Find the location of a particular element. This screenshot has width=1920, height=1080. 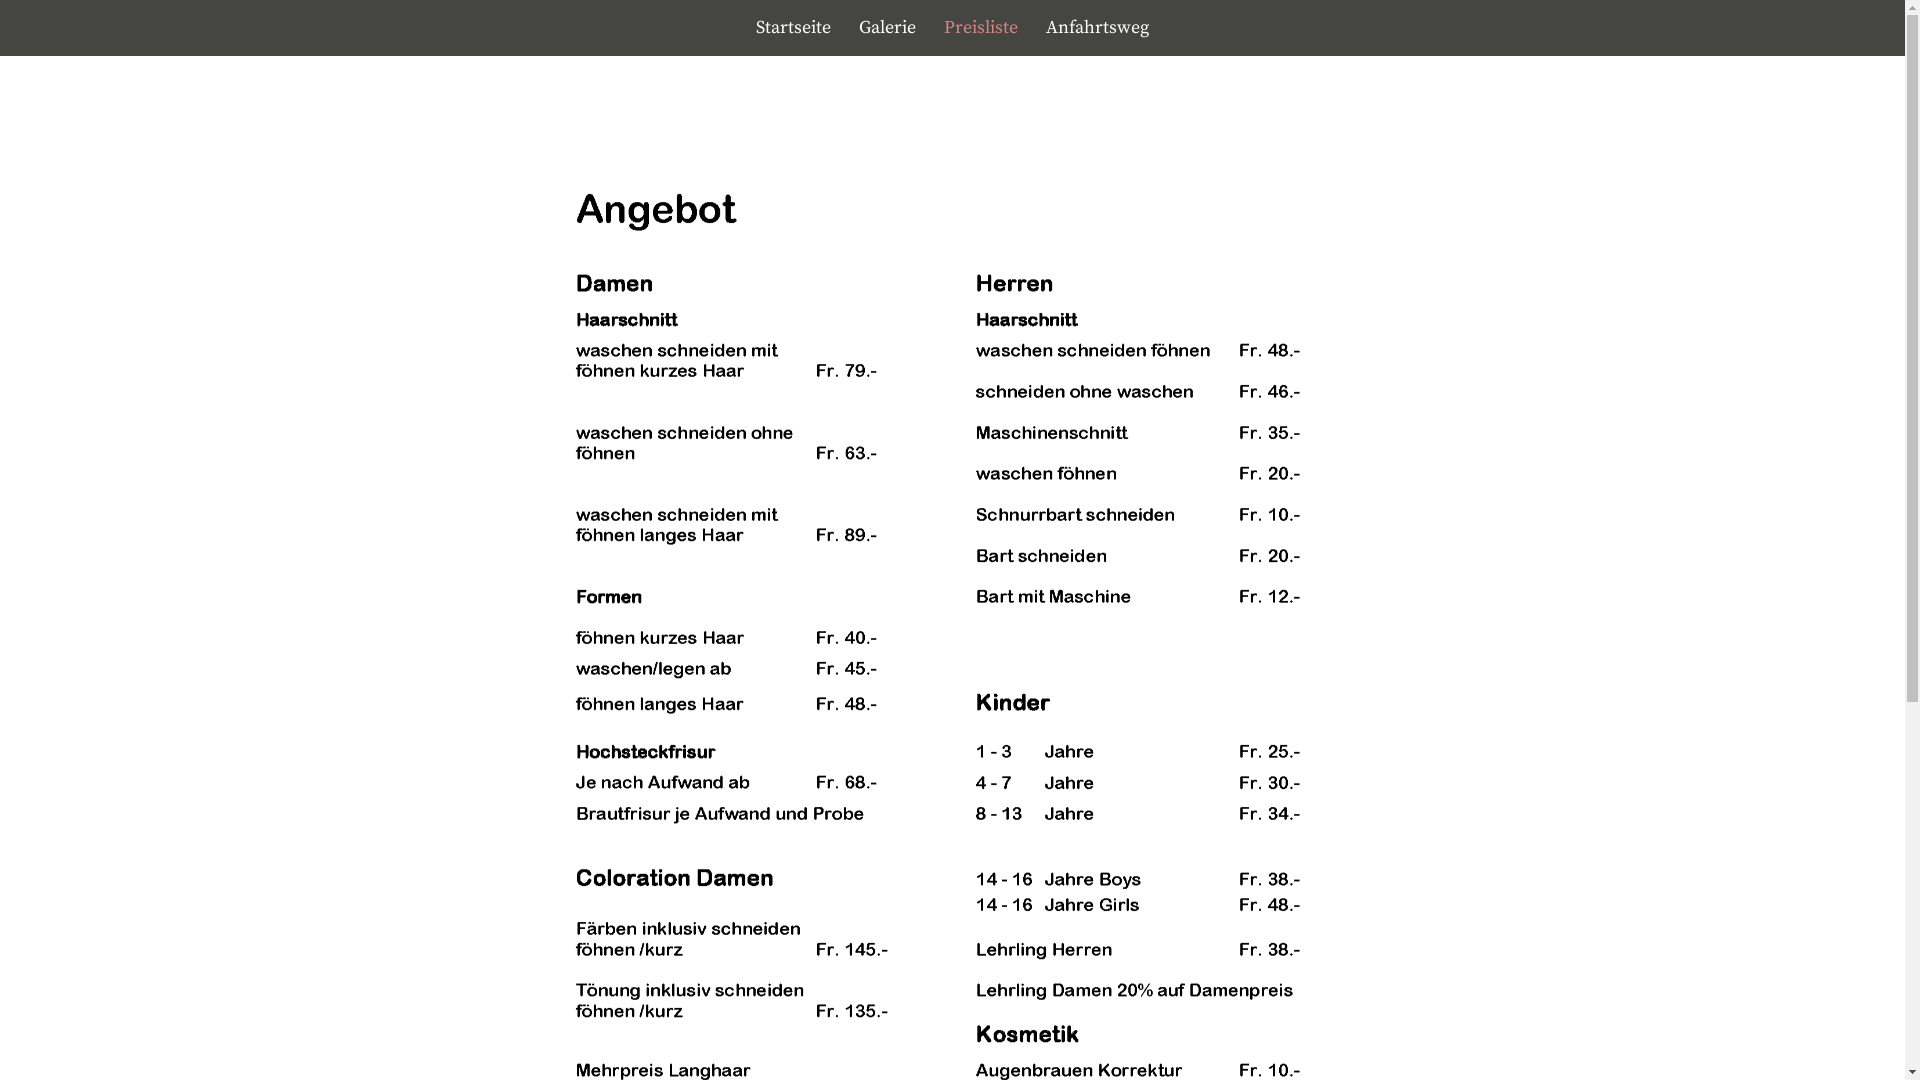

'Galerie' is located at coordinates (886, 27).